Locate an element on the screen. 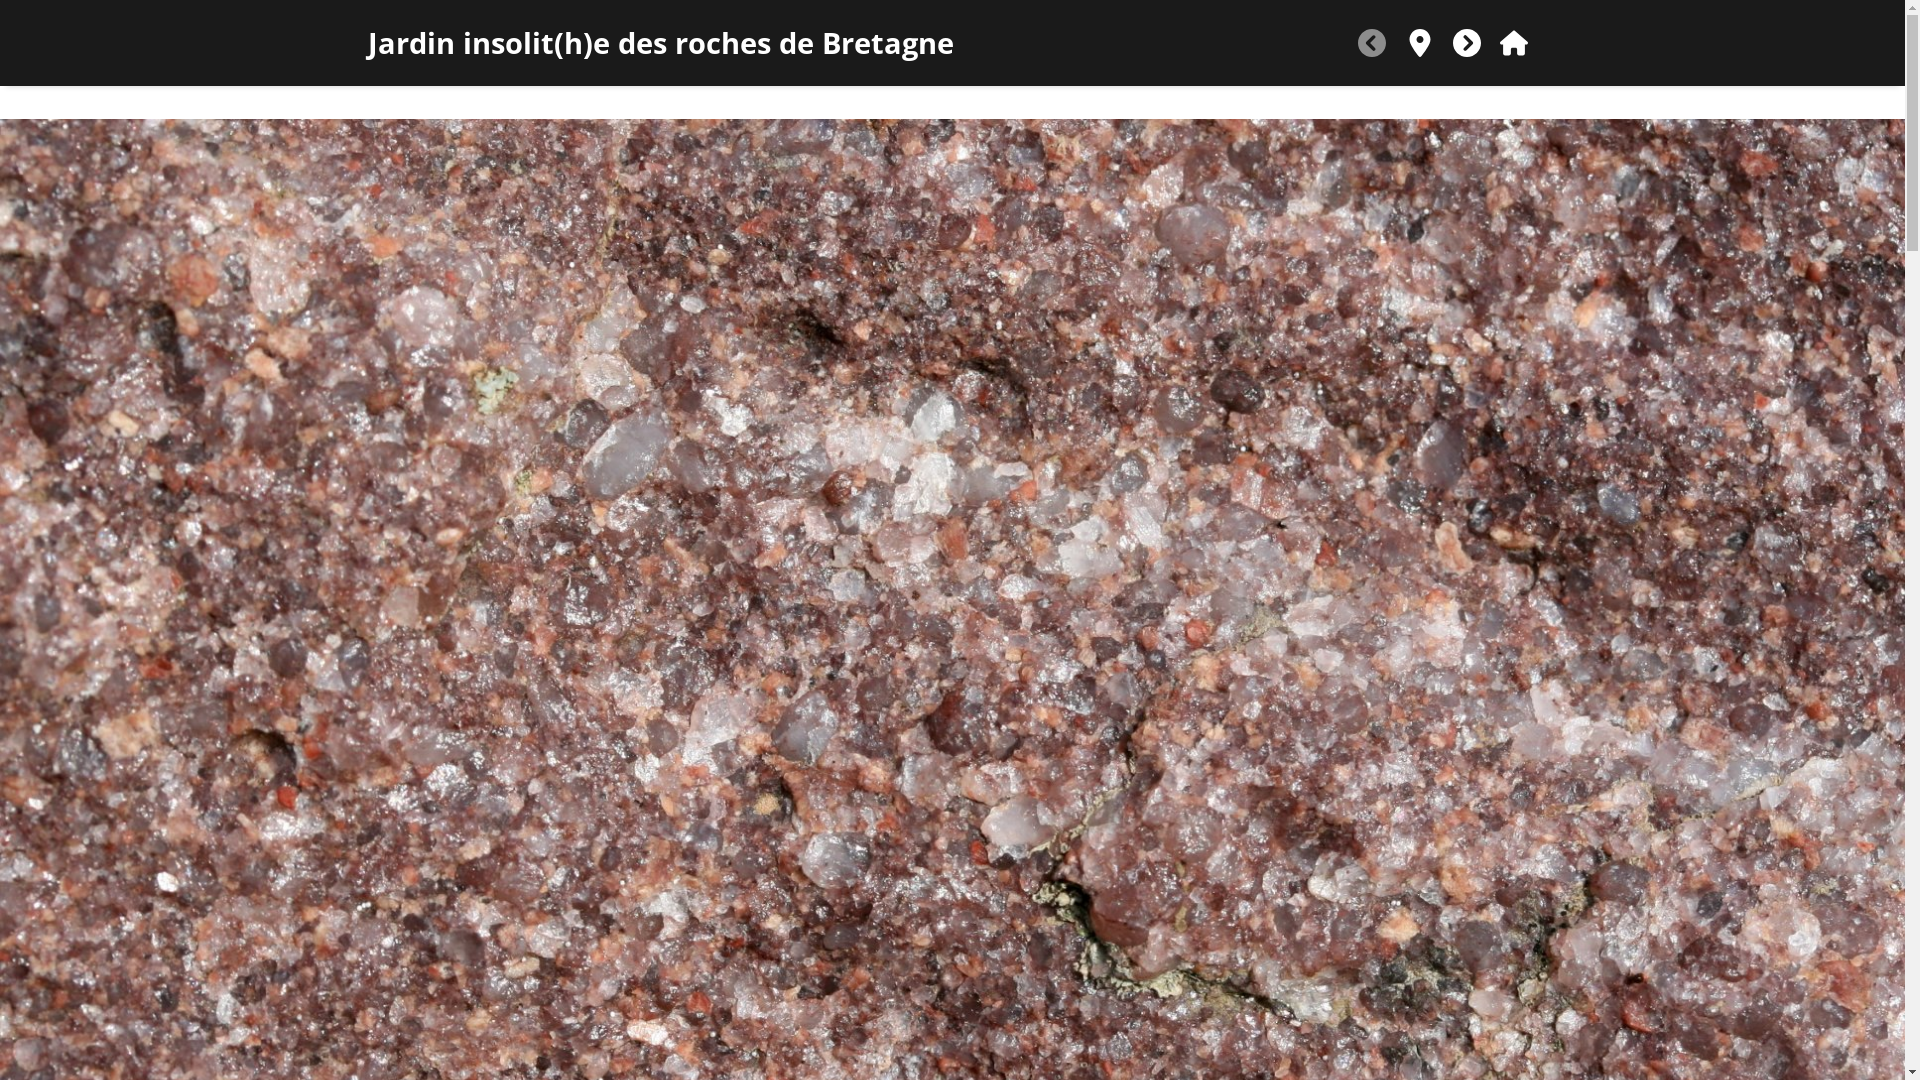 This screenshot has height=1080, width=1920. 'Accueil' is located at coordinates (1513, 42).